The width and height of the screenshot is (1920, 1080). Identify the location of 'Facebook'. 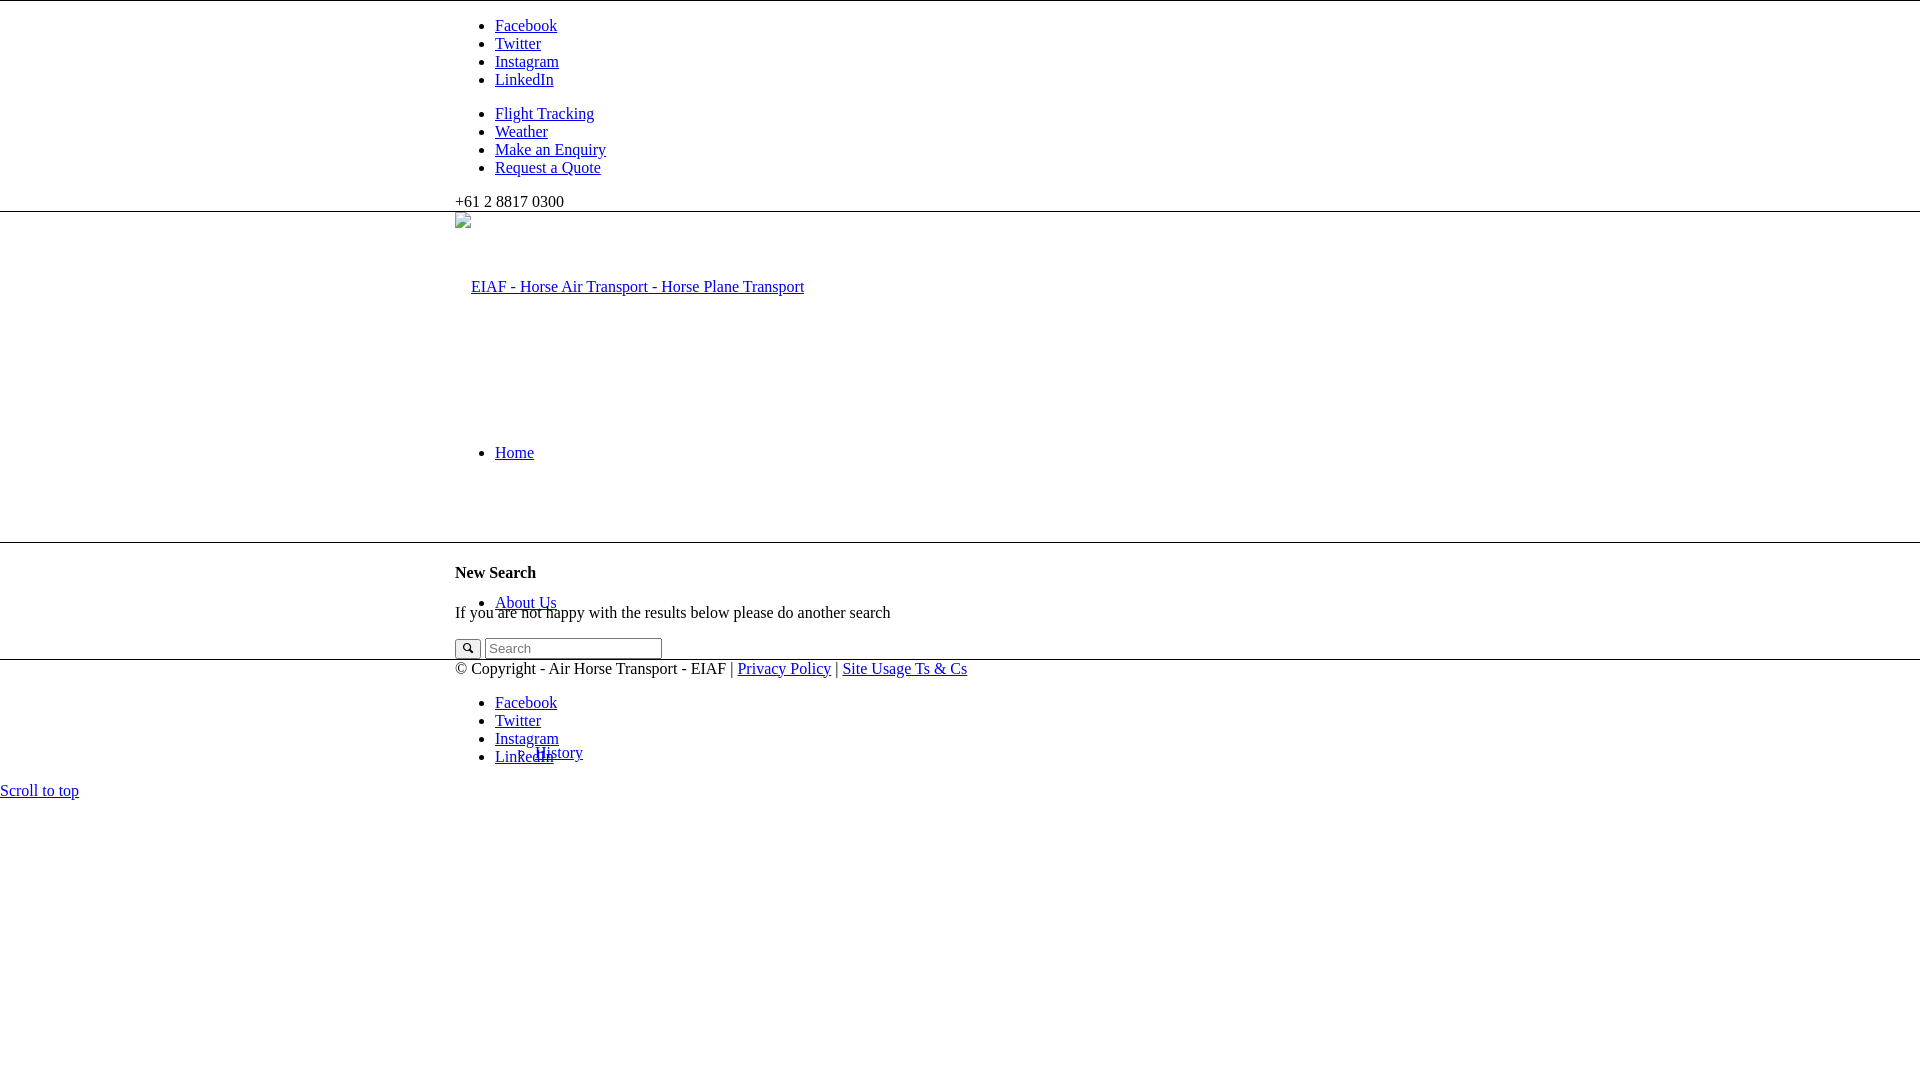
(526, 25).